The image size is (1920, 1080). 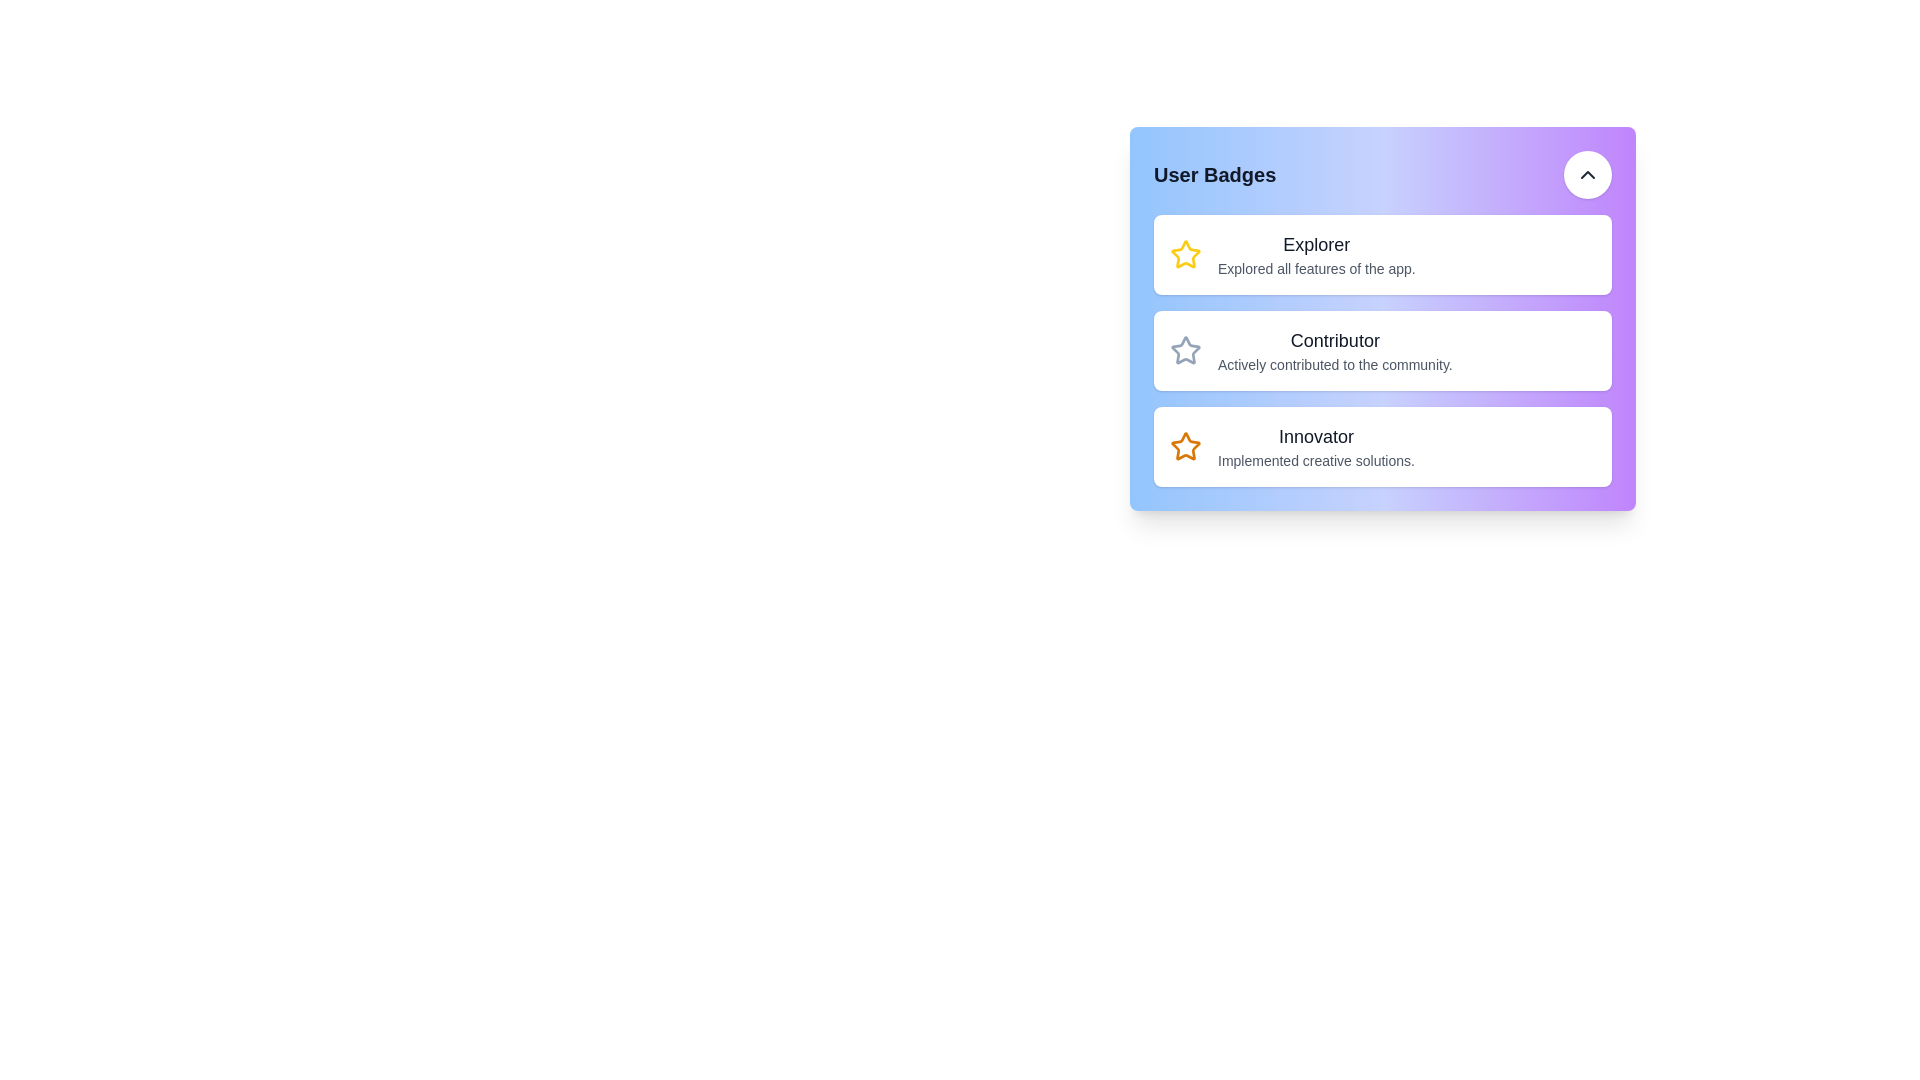 What do you see at coordinates (1381, 350) in the screenshot?
I see `text present in the 'Contributor' badge description, which is the second item in the 'User Badges' list, located within a gradient background box` at bounding box center [1381, 350].